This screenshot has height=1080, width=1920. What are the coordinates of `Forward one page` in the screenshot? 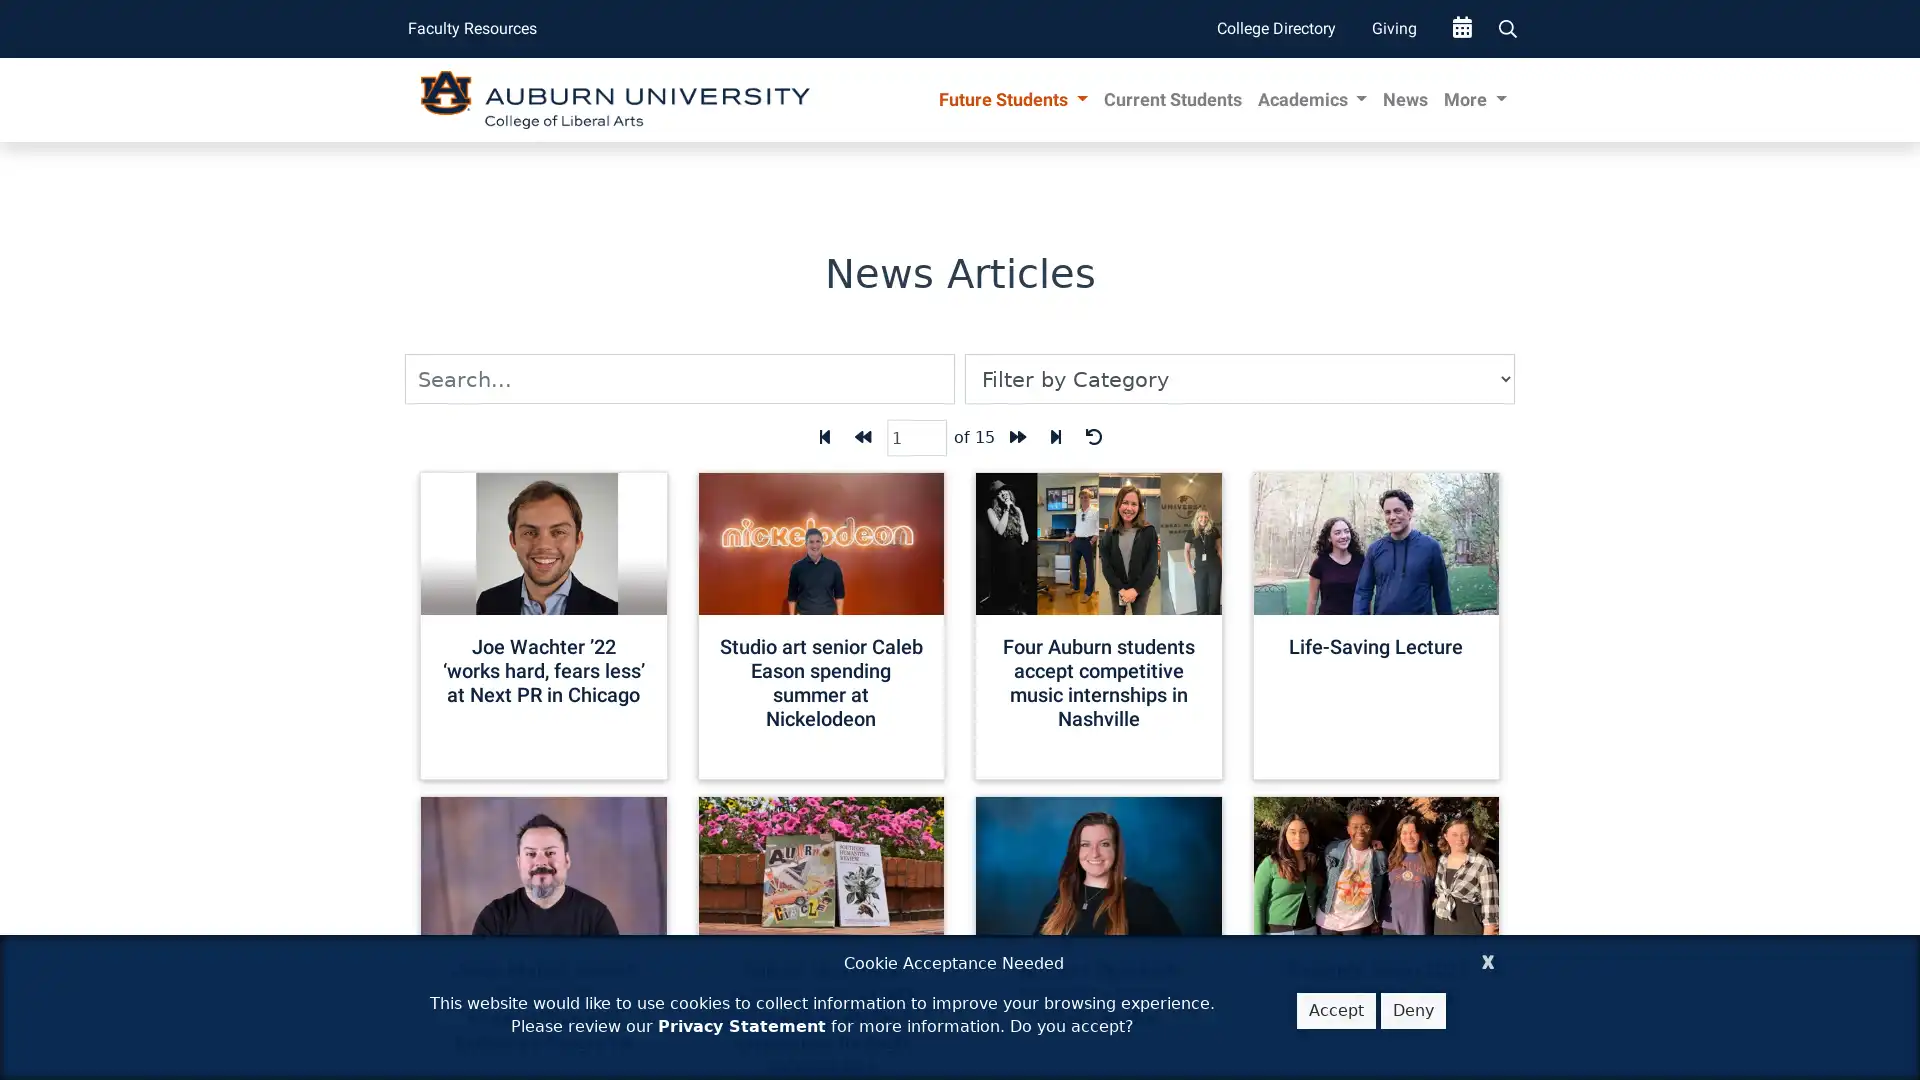 It's located at (1017, 437).